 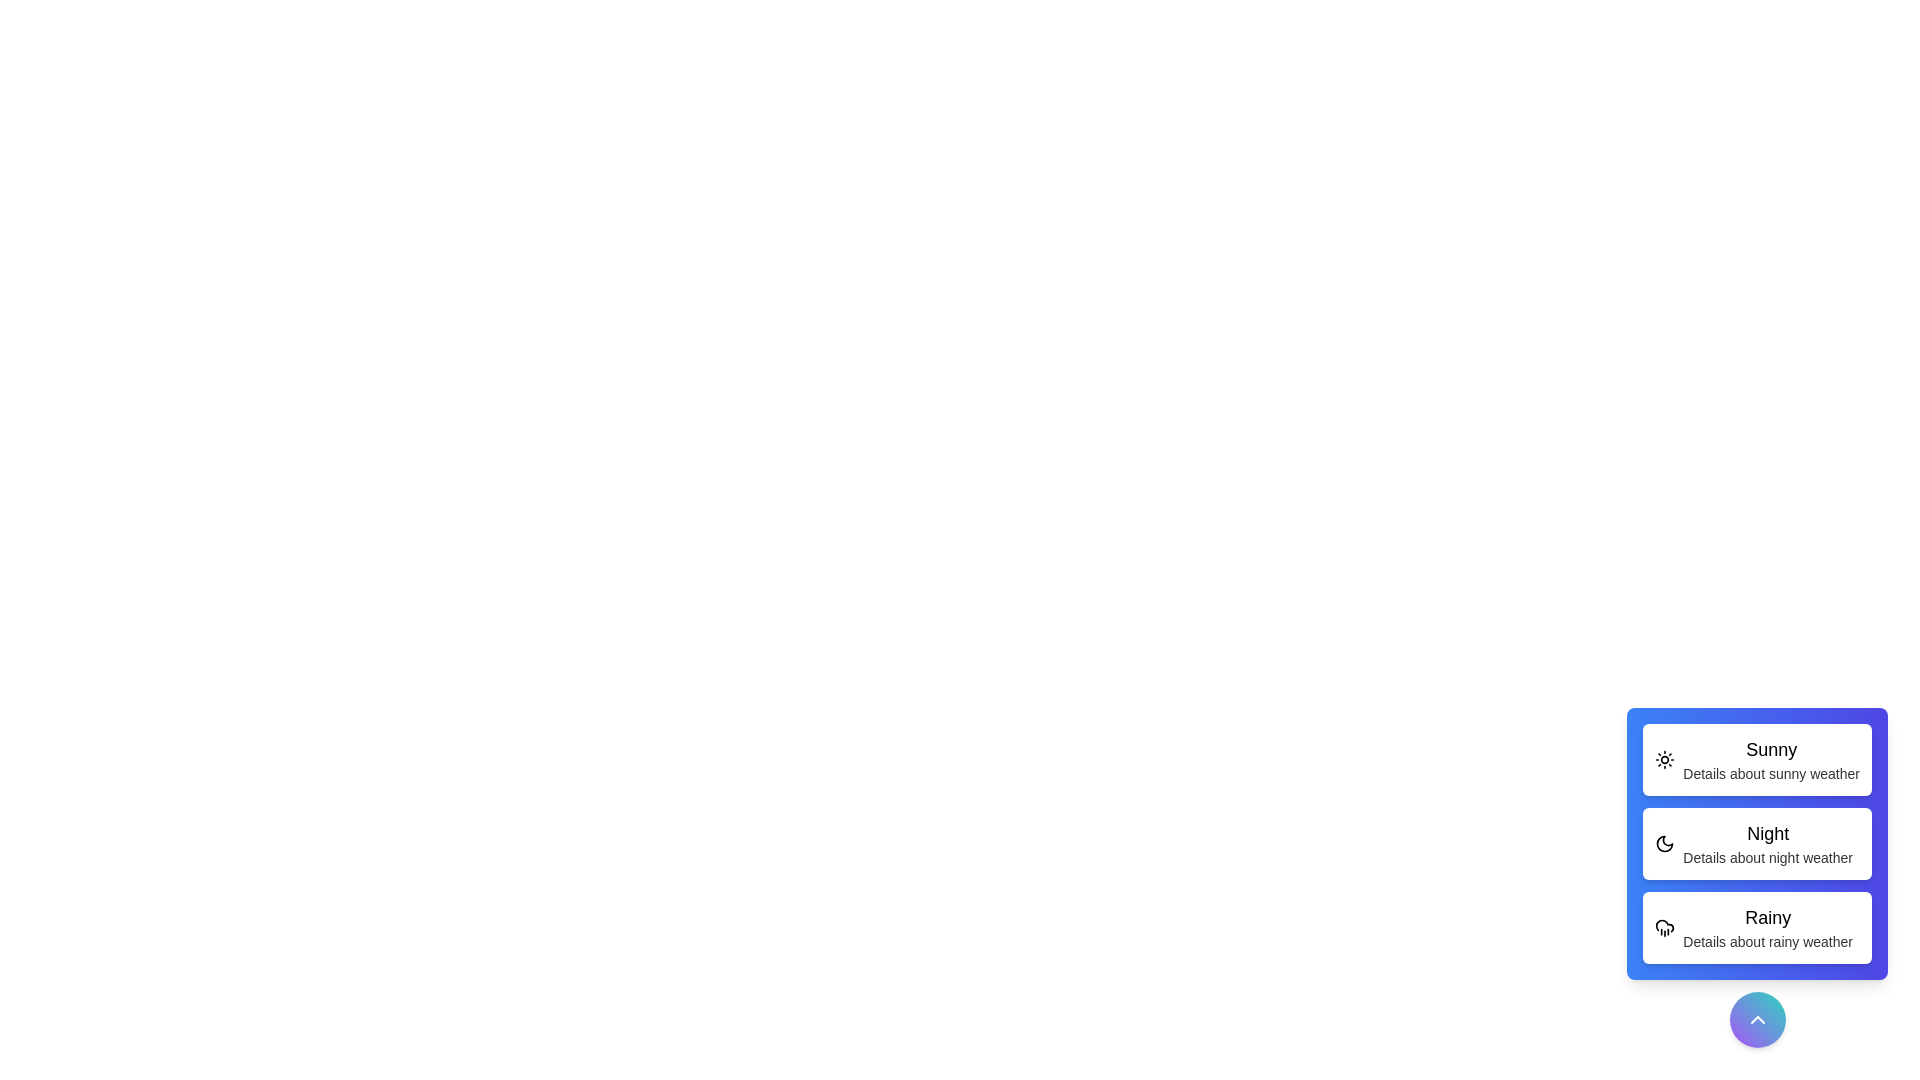 I want to click on toggle button at the bottom of the menu to change its visibility state, so click(x=1756, y=1019).